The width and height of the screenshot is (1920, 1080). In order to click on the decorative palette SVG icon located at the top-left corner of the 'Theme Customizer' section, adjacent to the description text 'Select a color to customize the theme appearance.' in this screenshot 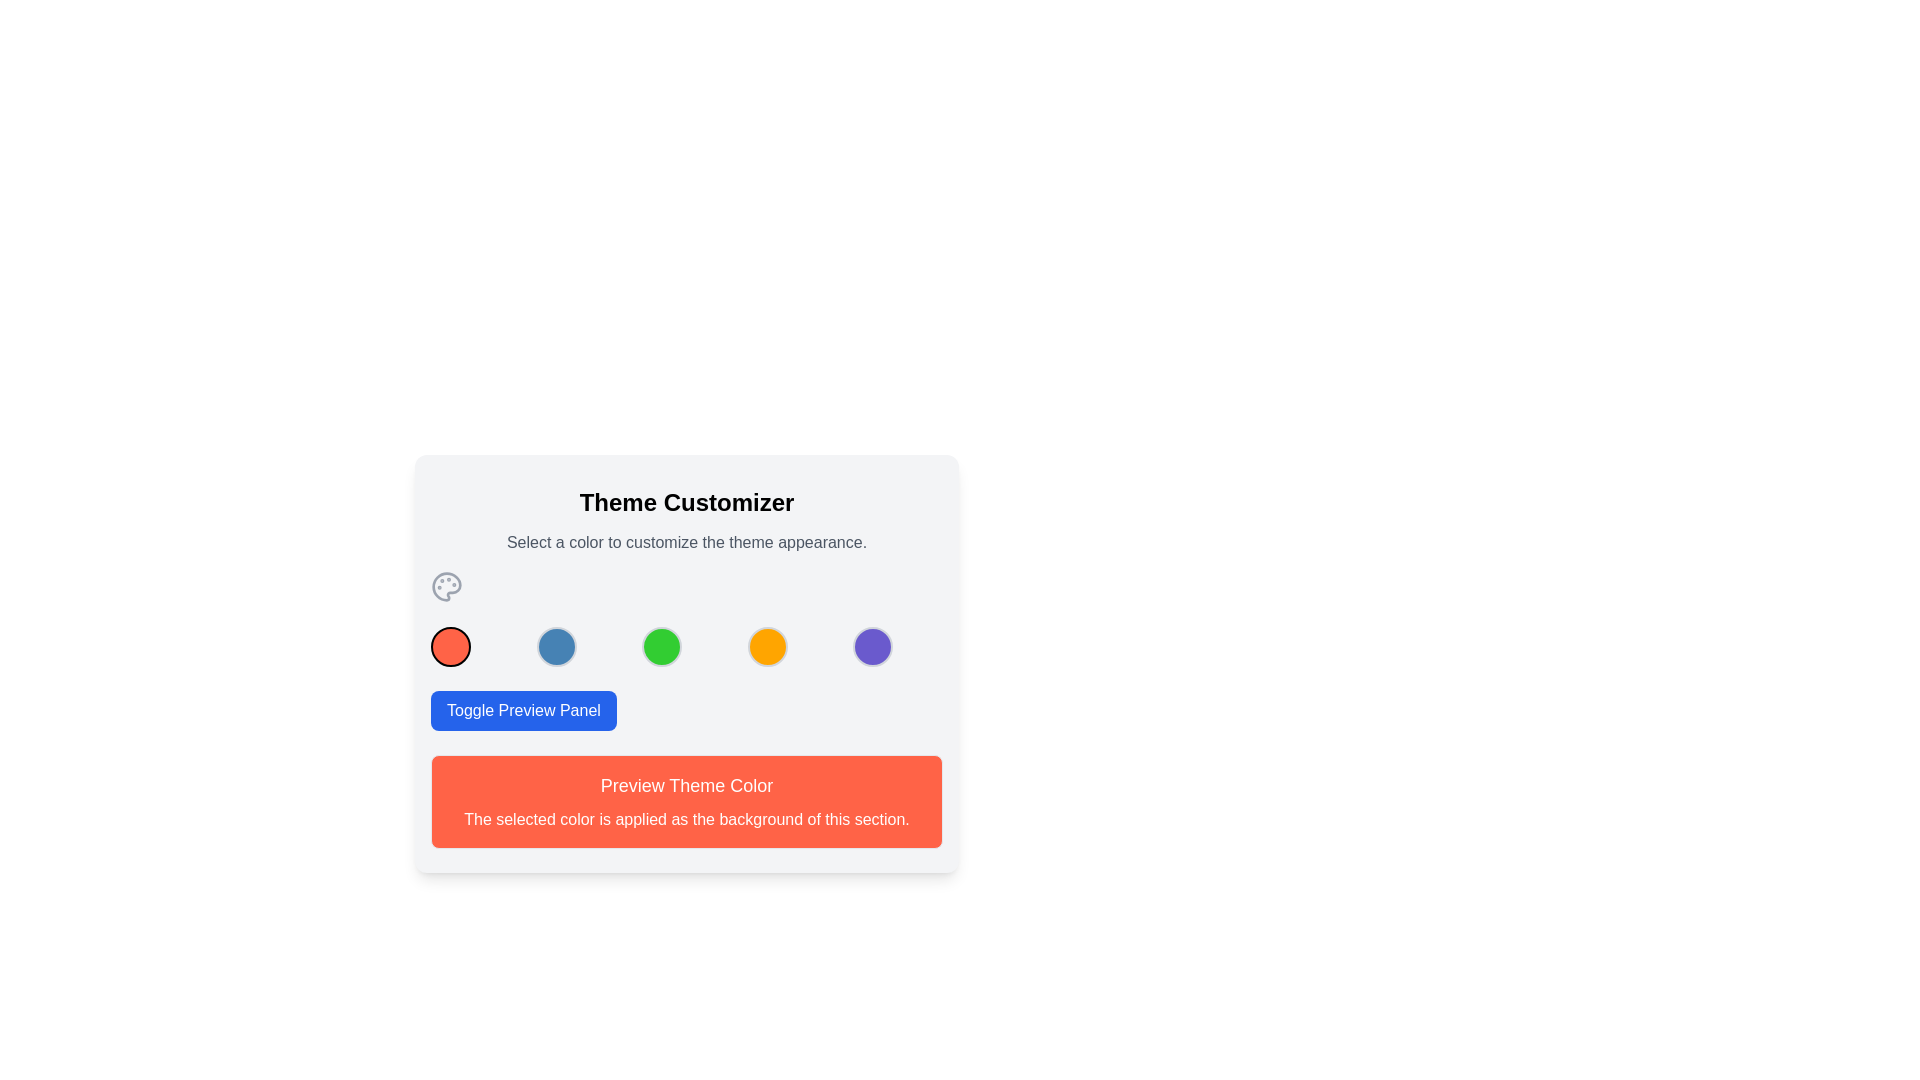, I will do `click(445, 585)`.